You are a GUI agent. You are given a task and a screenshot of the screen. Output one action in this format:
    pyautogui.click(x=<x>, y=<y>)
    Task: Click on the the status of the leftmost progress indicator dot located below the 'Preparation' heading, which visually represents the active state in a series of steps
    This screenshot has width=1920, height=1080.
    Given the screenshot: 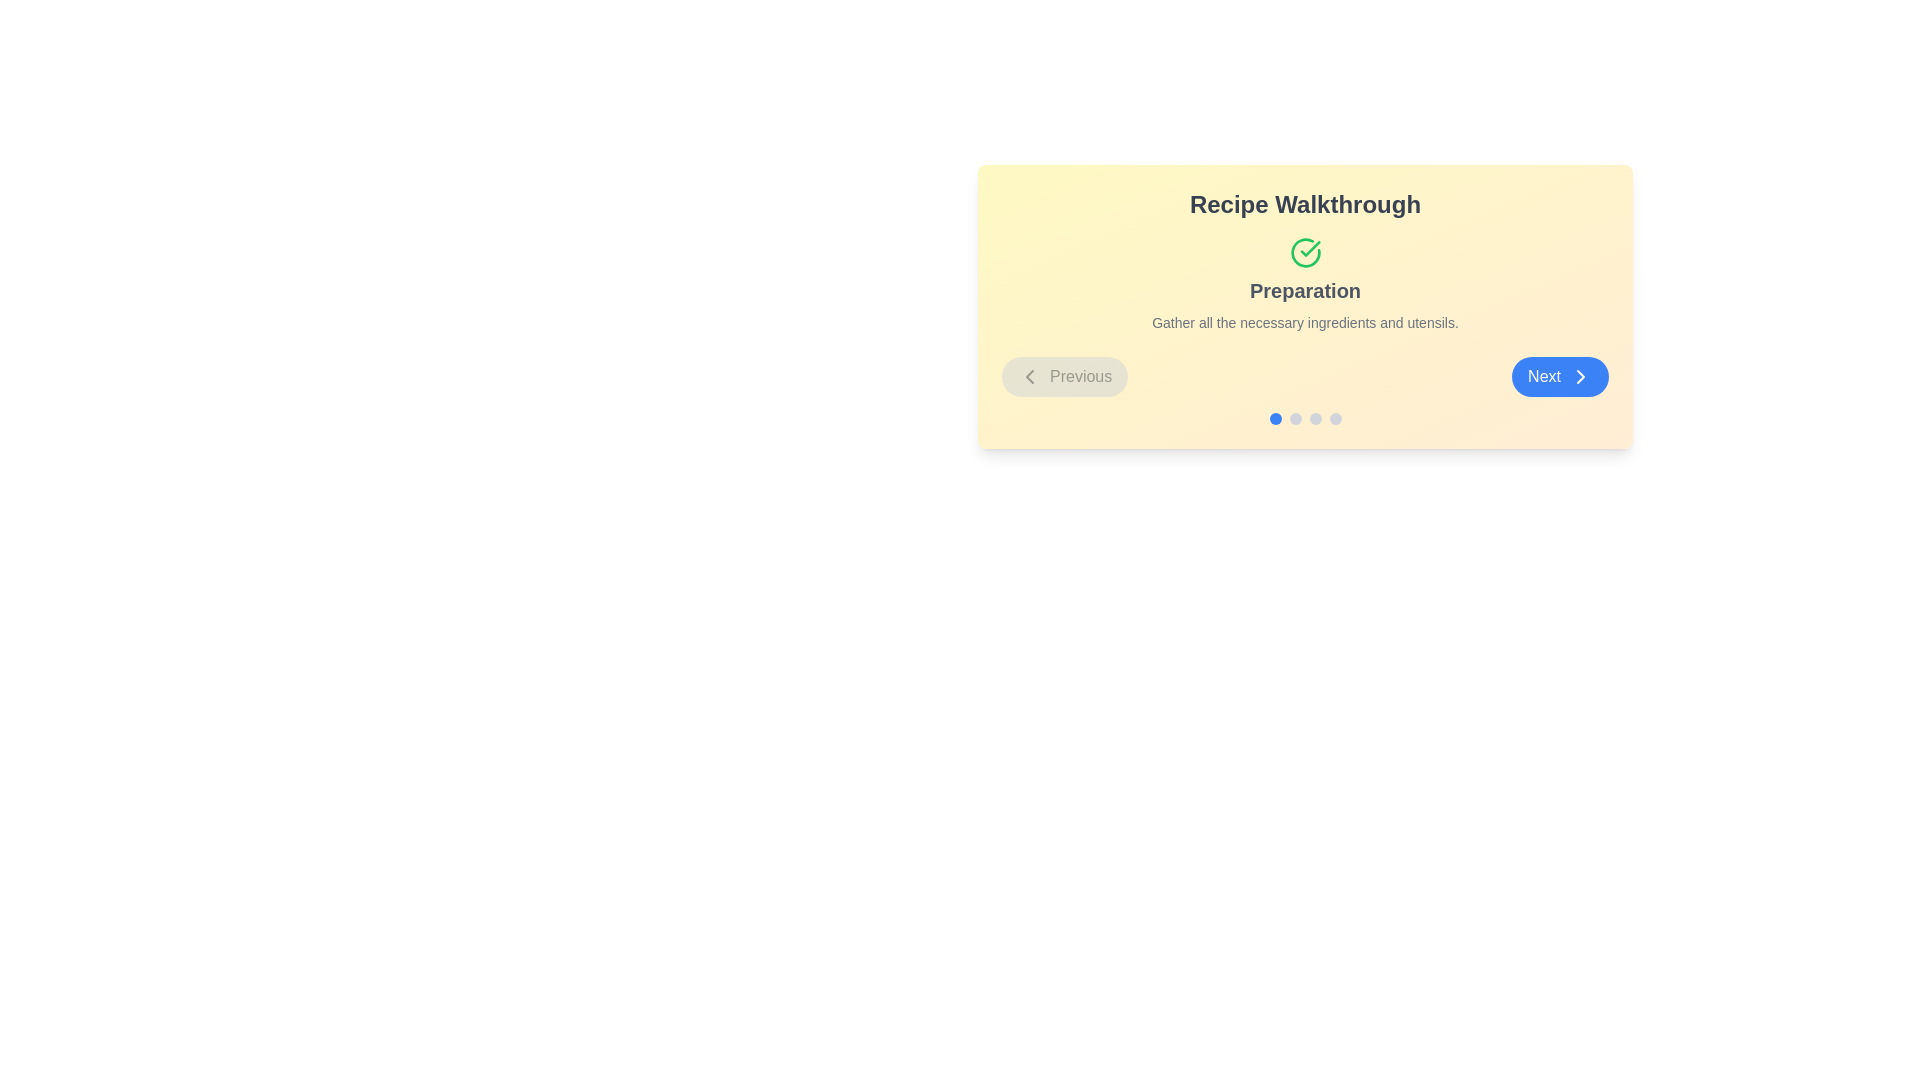 What is the action you would take?
    pyautogui.click(x=1274, y=418)
    